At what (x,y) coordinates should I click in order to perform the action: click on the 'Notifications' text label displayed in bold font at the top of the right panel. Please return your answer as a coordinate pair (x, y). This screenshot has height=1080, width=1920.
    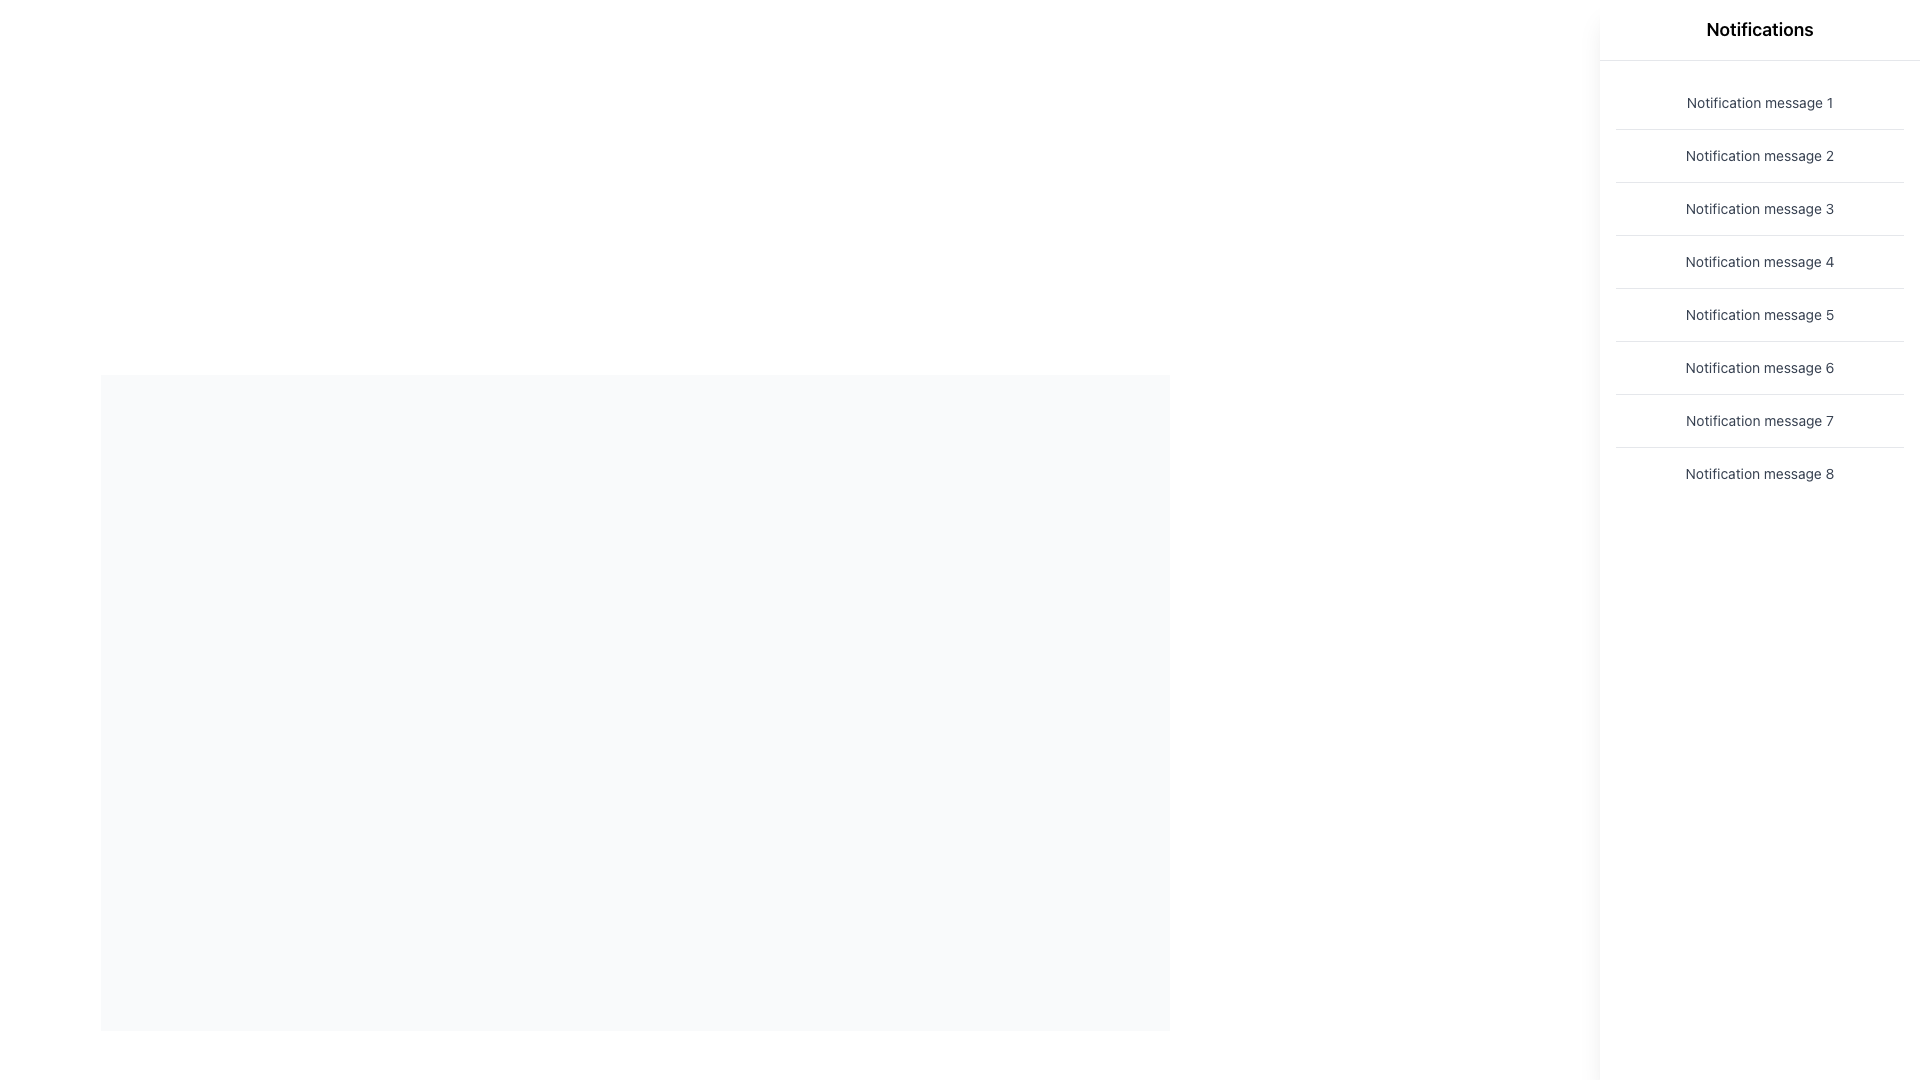
    Looking at the image, I should click on (1760, 30).